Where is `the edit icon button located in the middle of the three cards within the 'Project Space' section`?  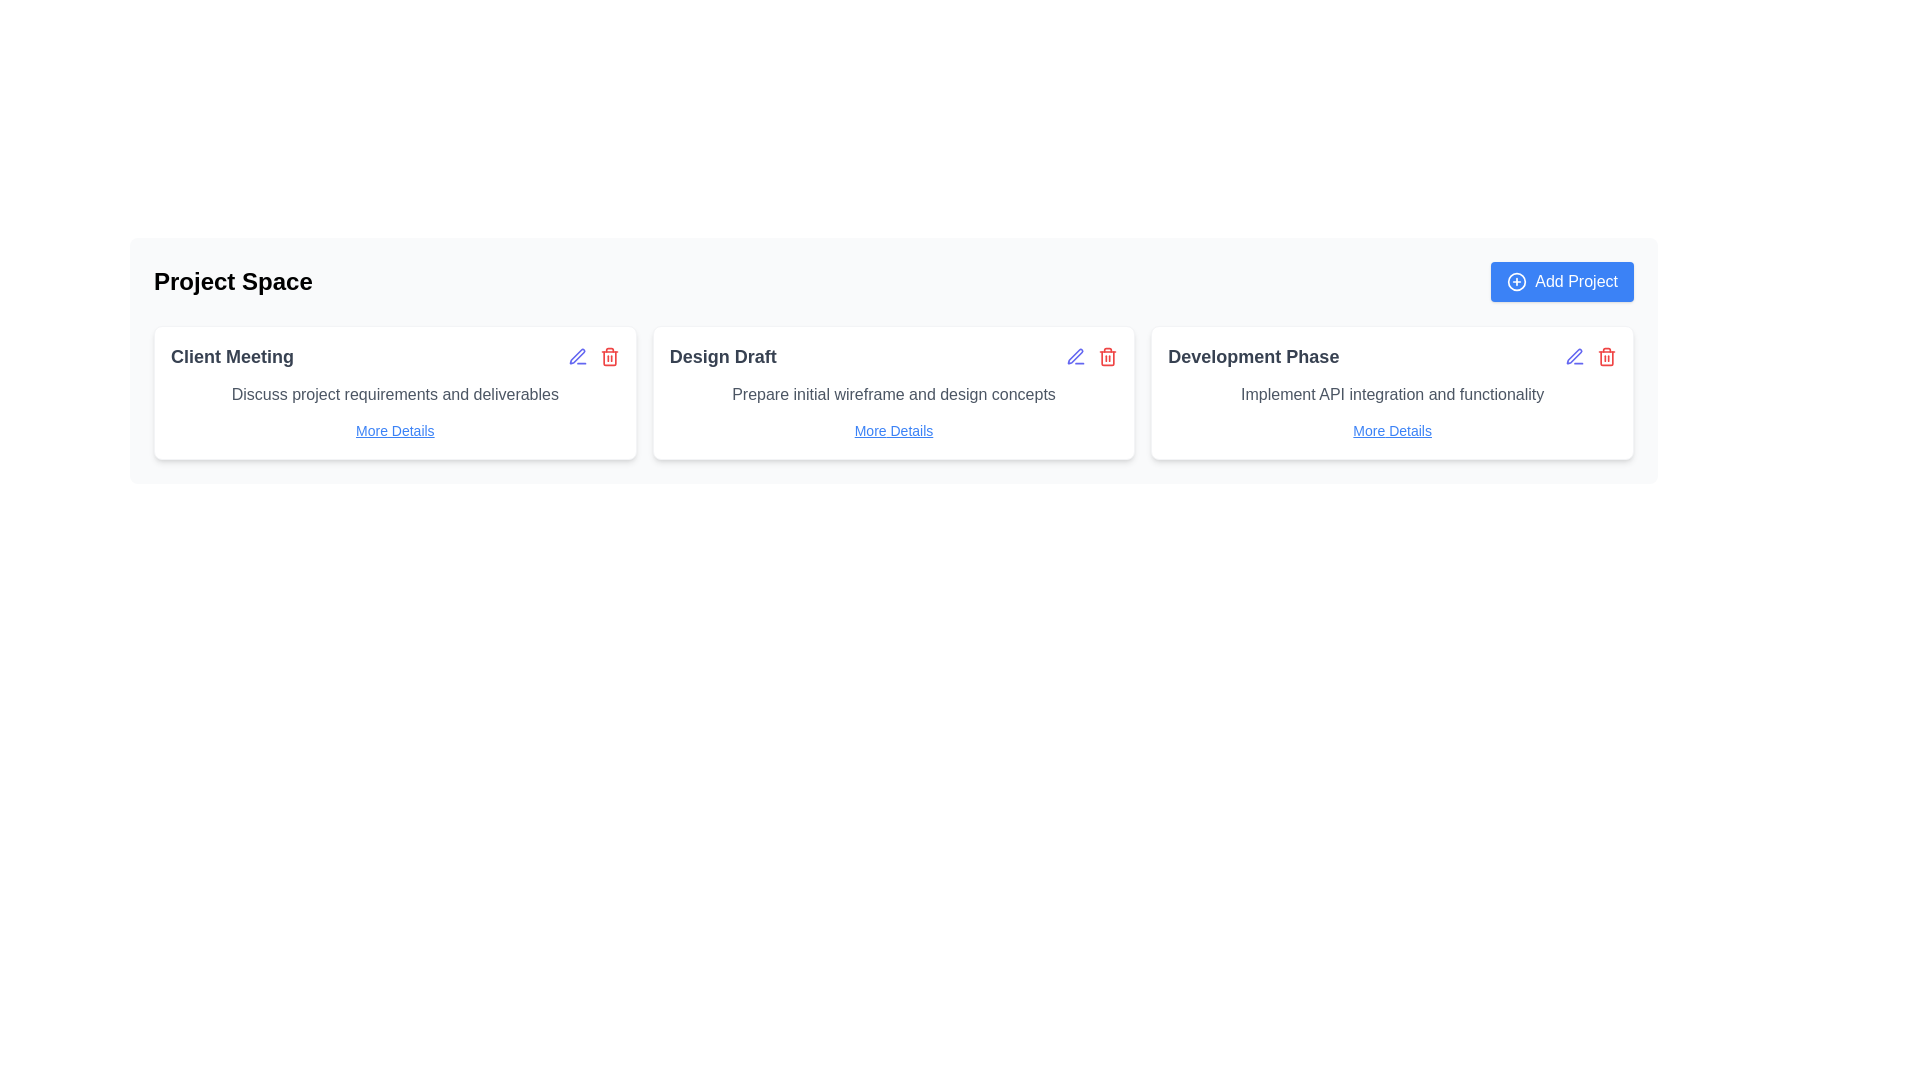
the edit icon button located in the middle of the three cards within the 'Project Space' section is located at coordinates (1075, 356).